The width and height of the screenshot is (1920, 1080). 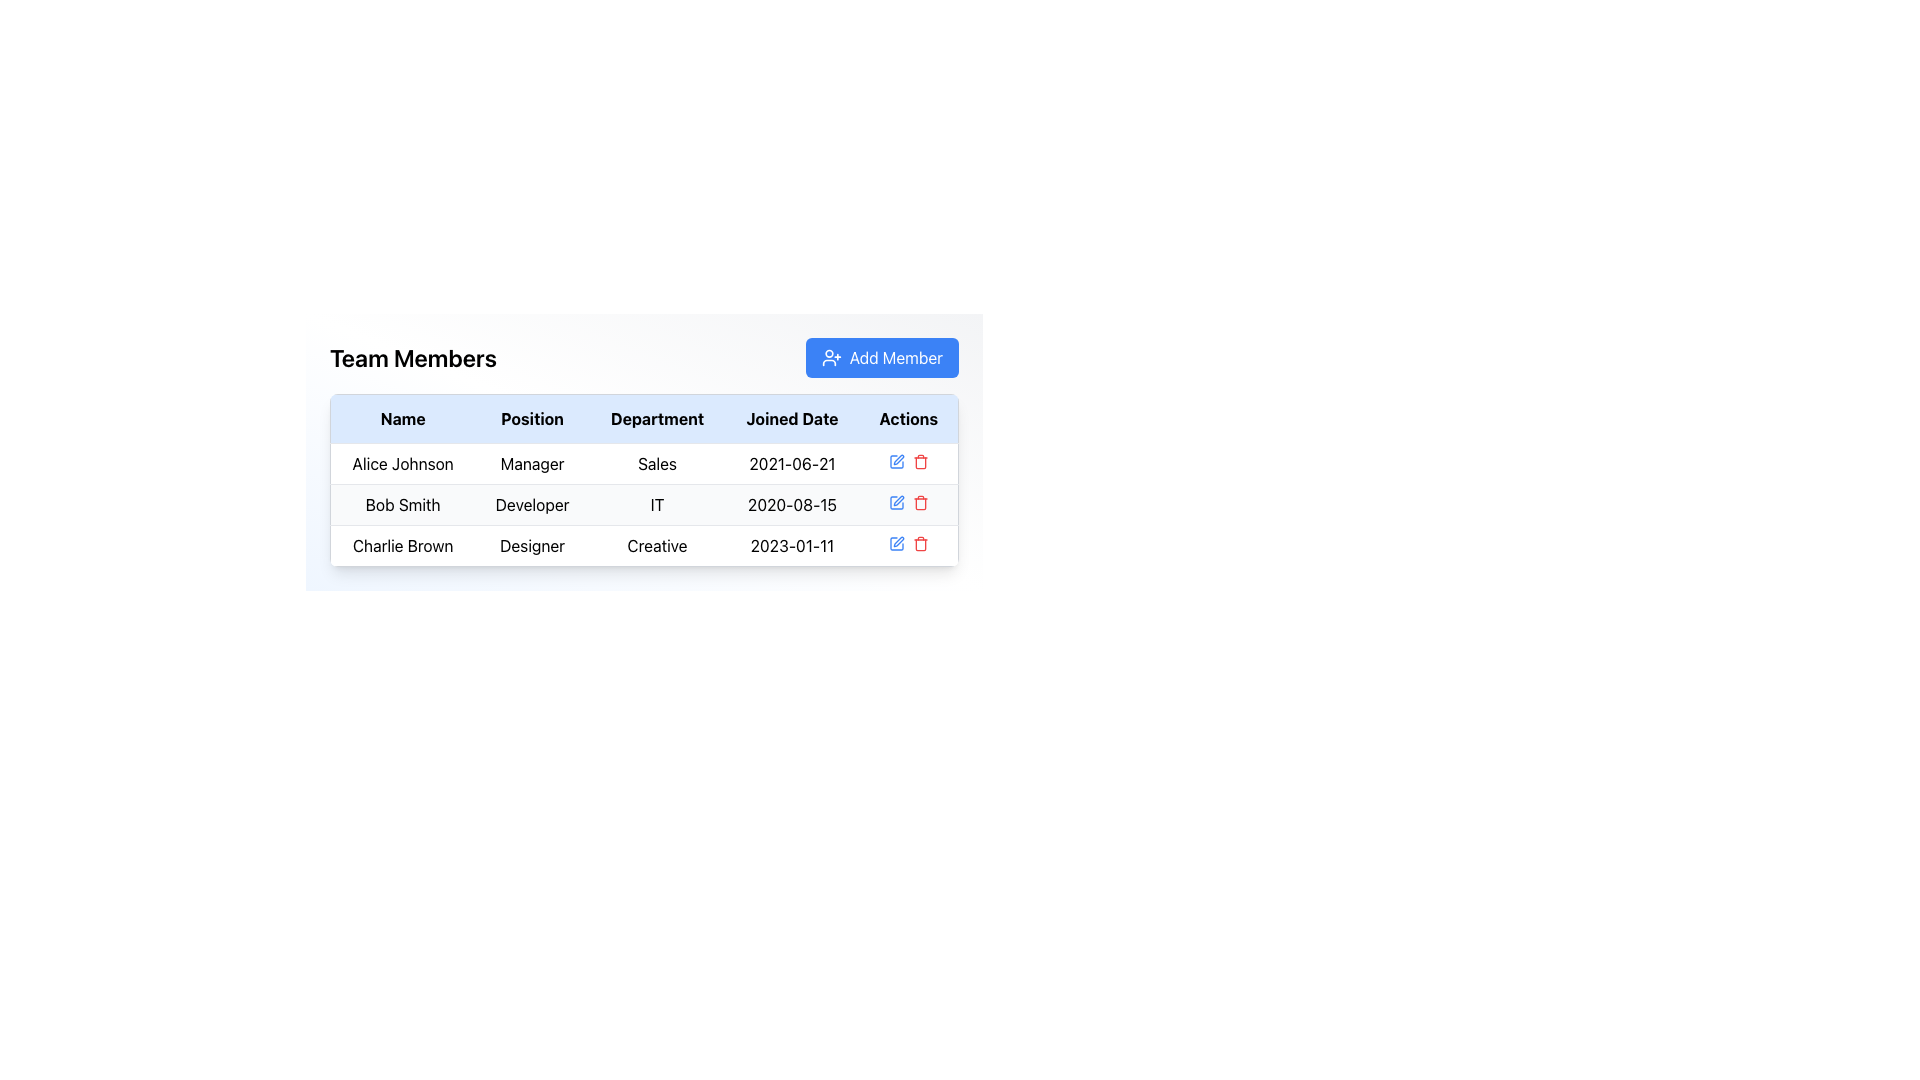 What do you see at coordinates (881, 357) in the screenshot?
I see `the 'Add Member' button located on the right side of the interface, adjacent to the 'Team Members' title, to observe its hover state` at bounding box center [881, 357].